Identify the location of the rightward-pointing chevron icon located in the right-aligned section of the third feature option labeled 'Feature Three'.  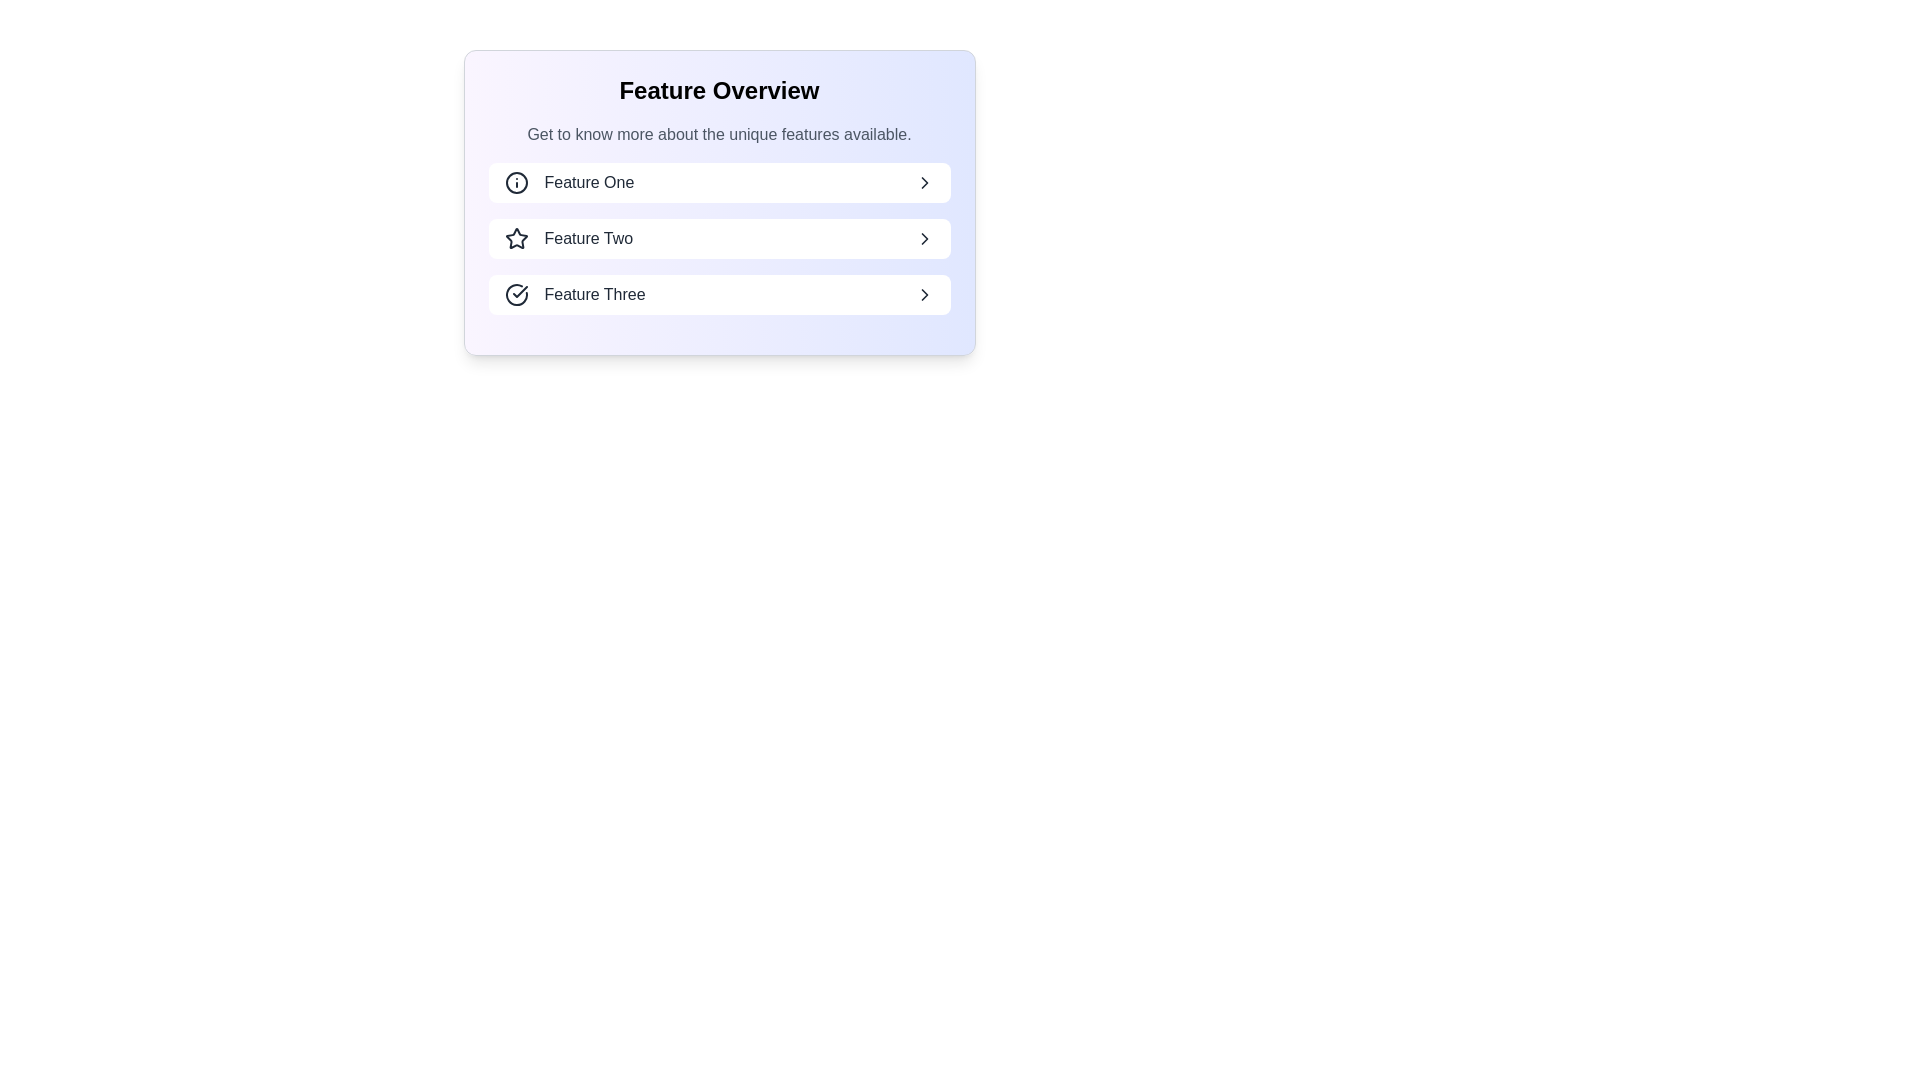
(923, 294).